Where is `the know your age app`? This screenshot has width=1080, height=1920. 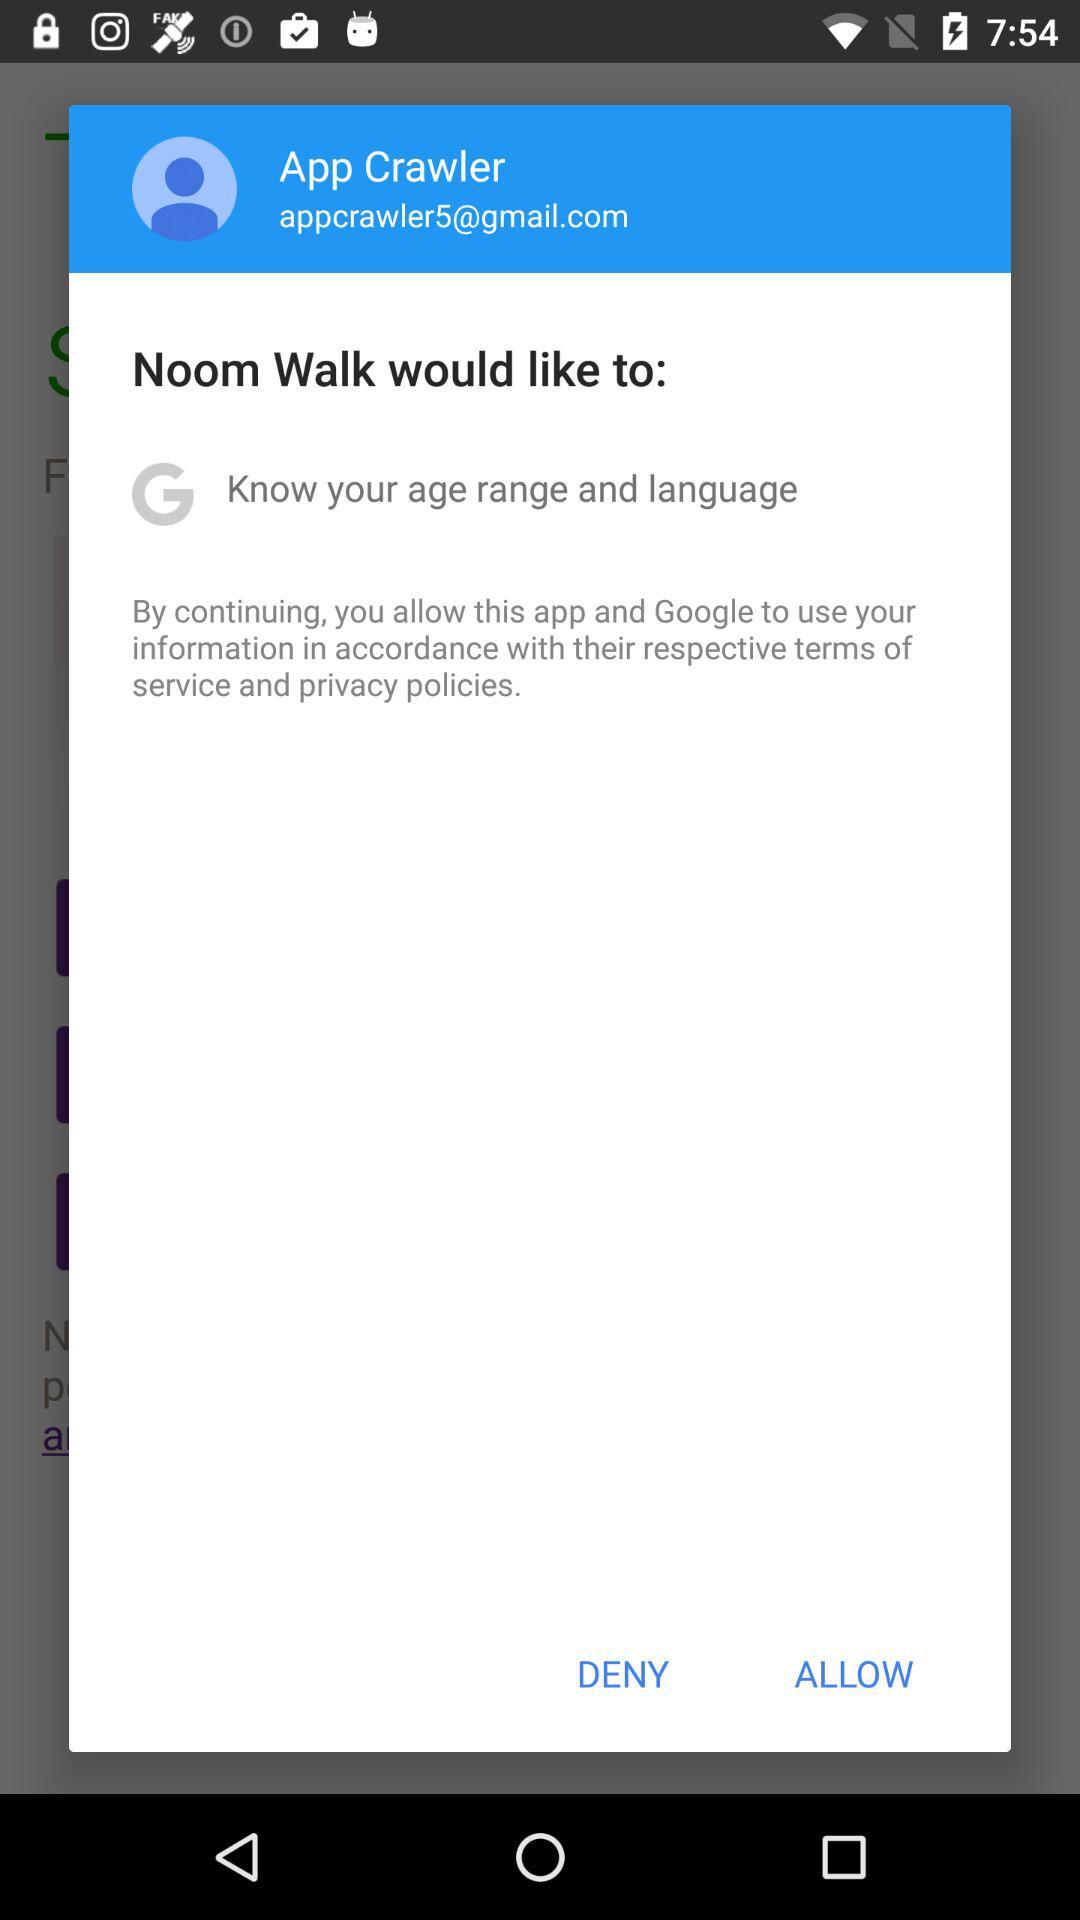
the know your age app is located at coordinates (511, 487).